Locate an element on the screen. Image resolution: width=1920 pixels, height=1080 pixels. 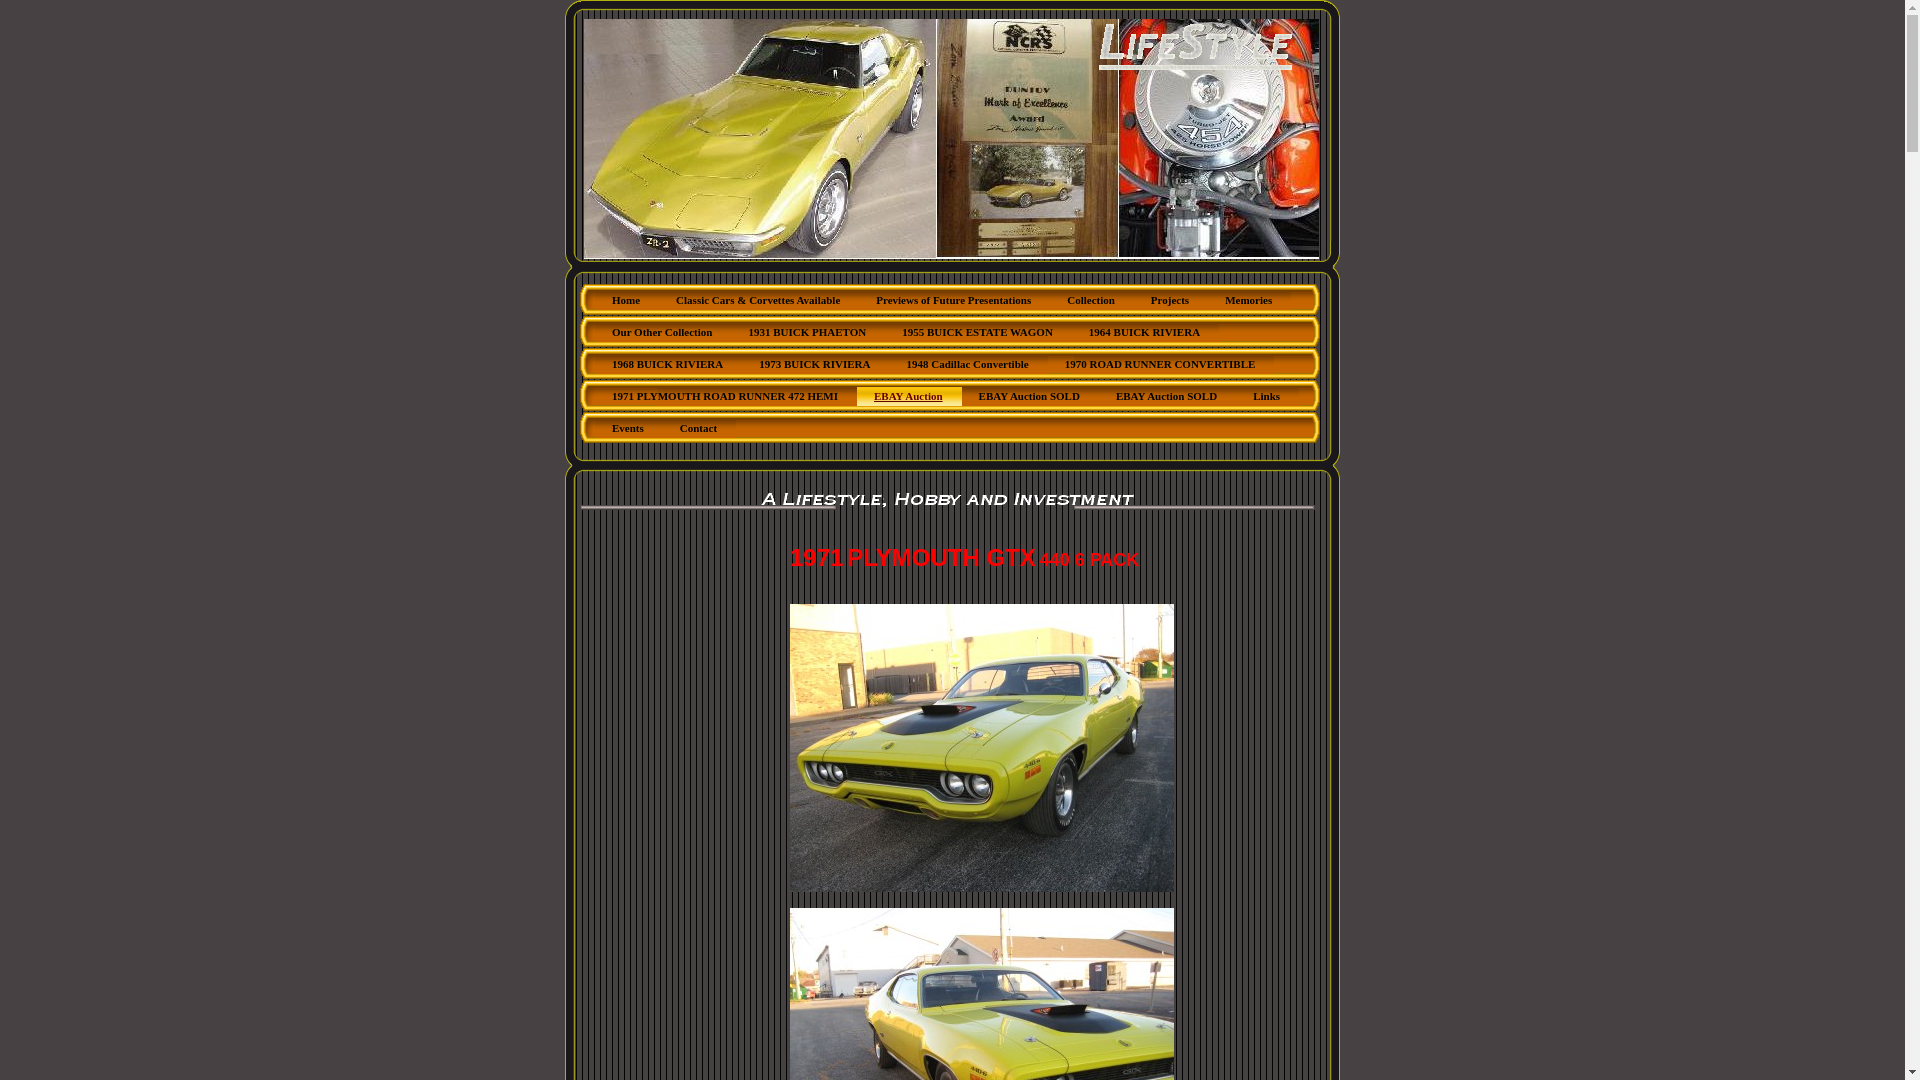
'Classic Cars & Corvettes Available' is located at coordinates (757, 301).